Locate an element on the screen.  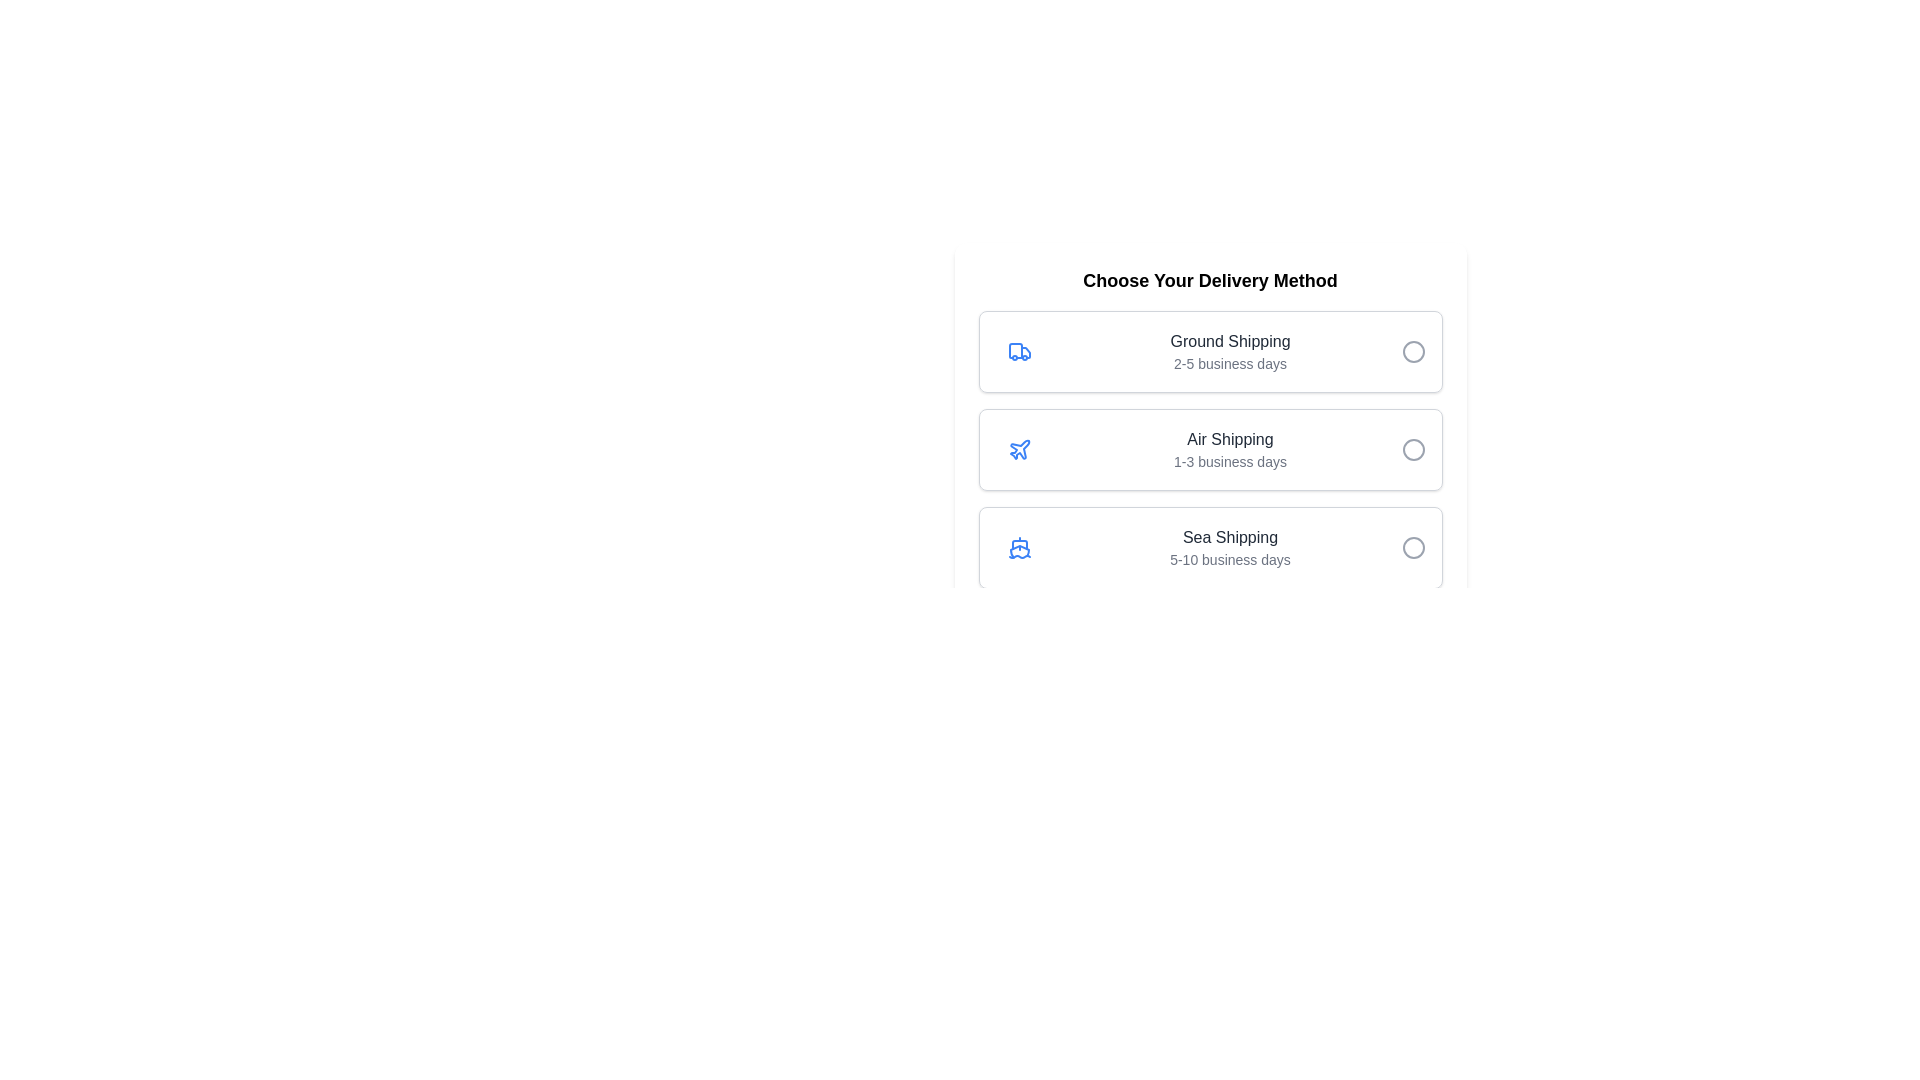
the appearance of the 'Sea Shipping' delivery method icon located in the delivery method selection menu, positioned to the left of the text description is located at coordinates (1019, 547).